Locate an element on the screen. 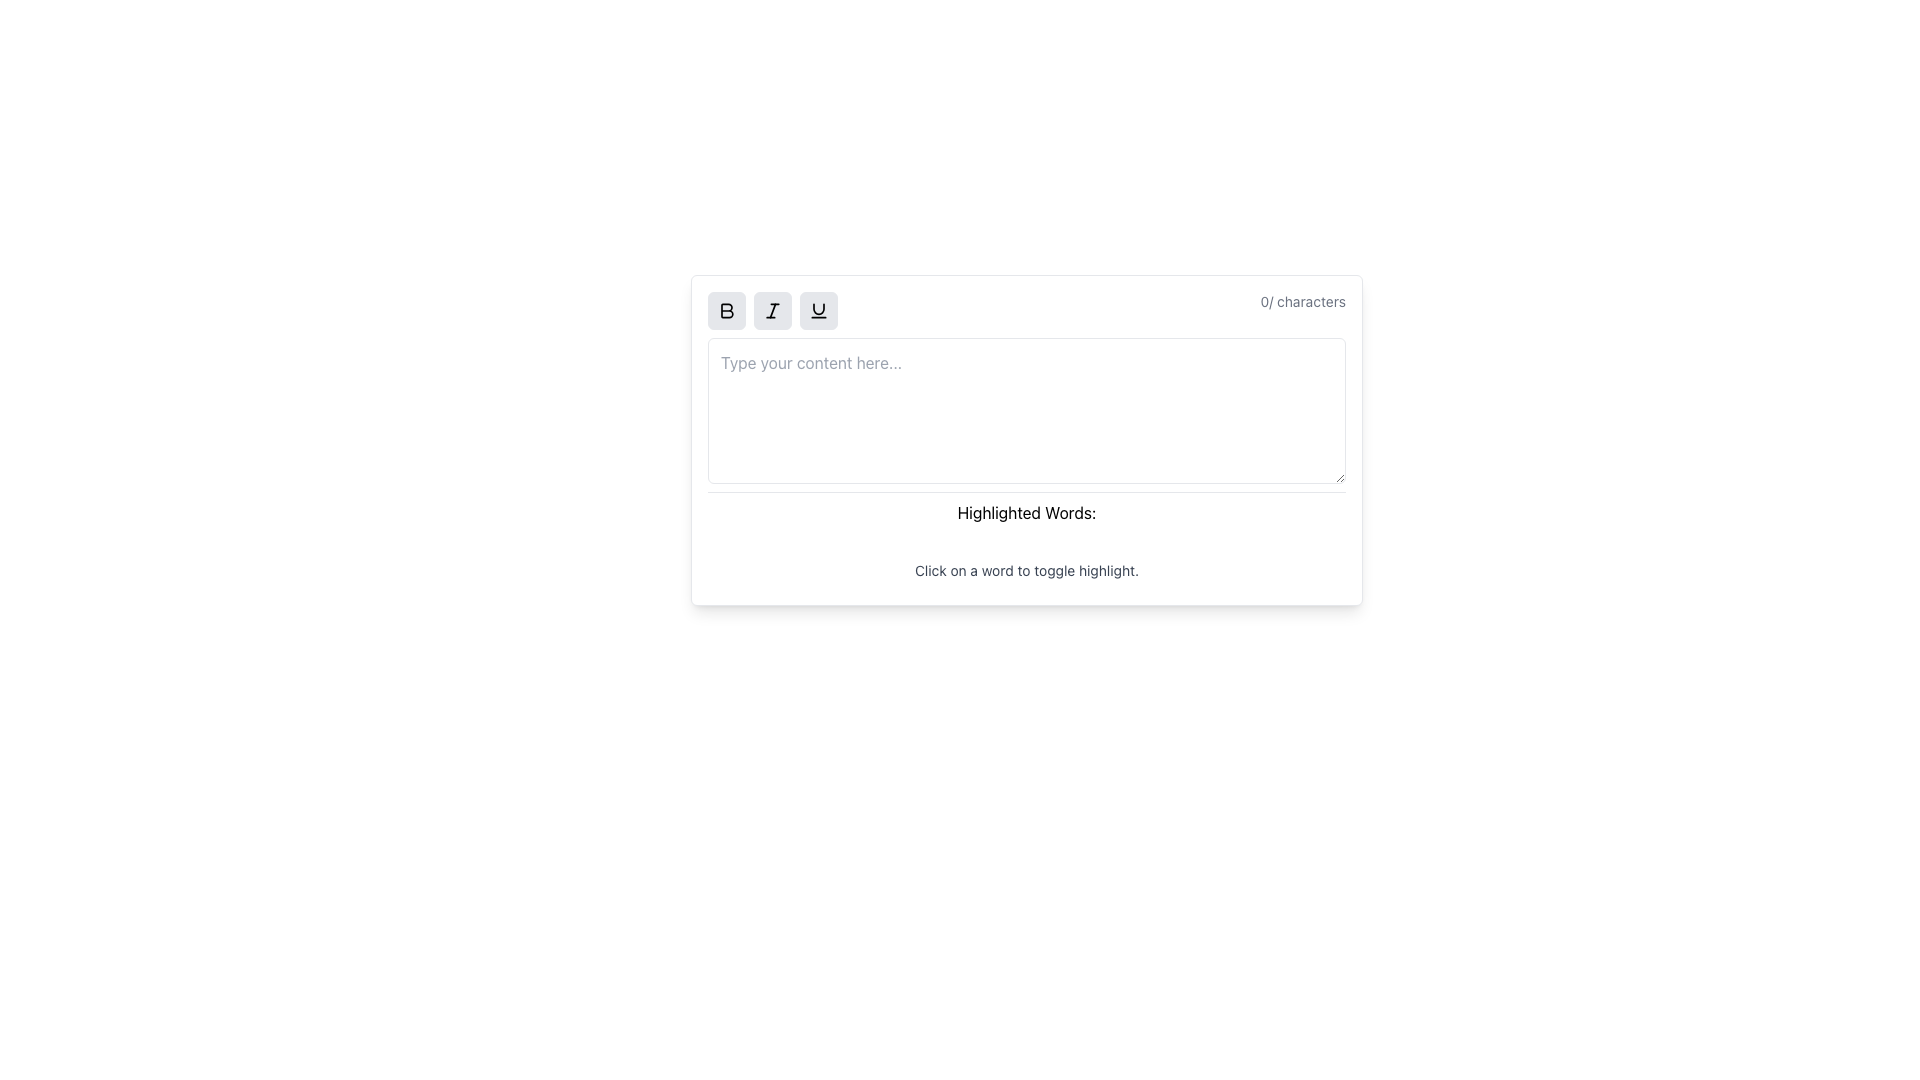 The height and width of the screenshot is (1080, 1920). the italic letter 'I' icon in the horizontal toolbar is located at coordinates (771, 311).